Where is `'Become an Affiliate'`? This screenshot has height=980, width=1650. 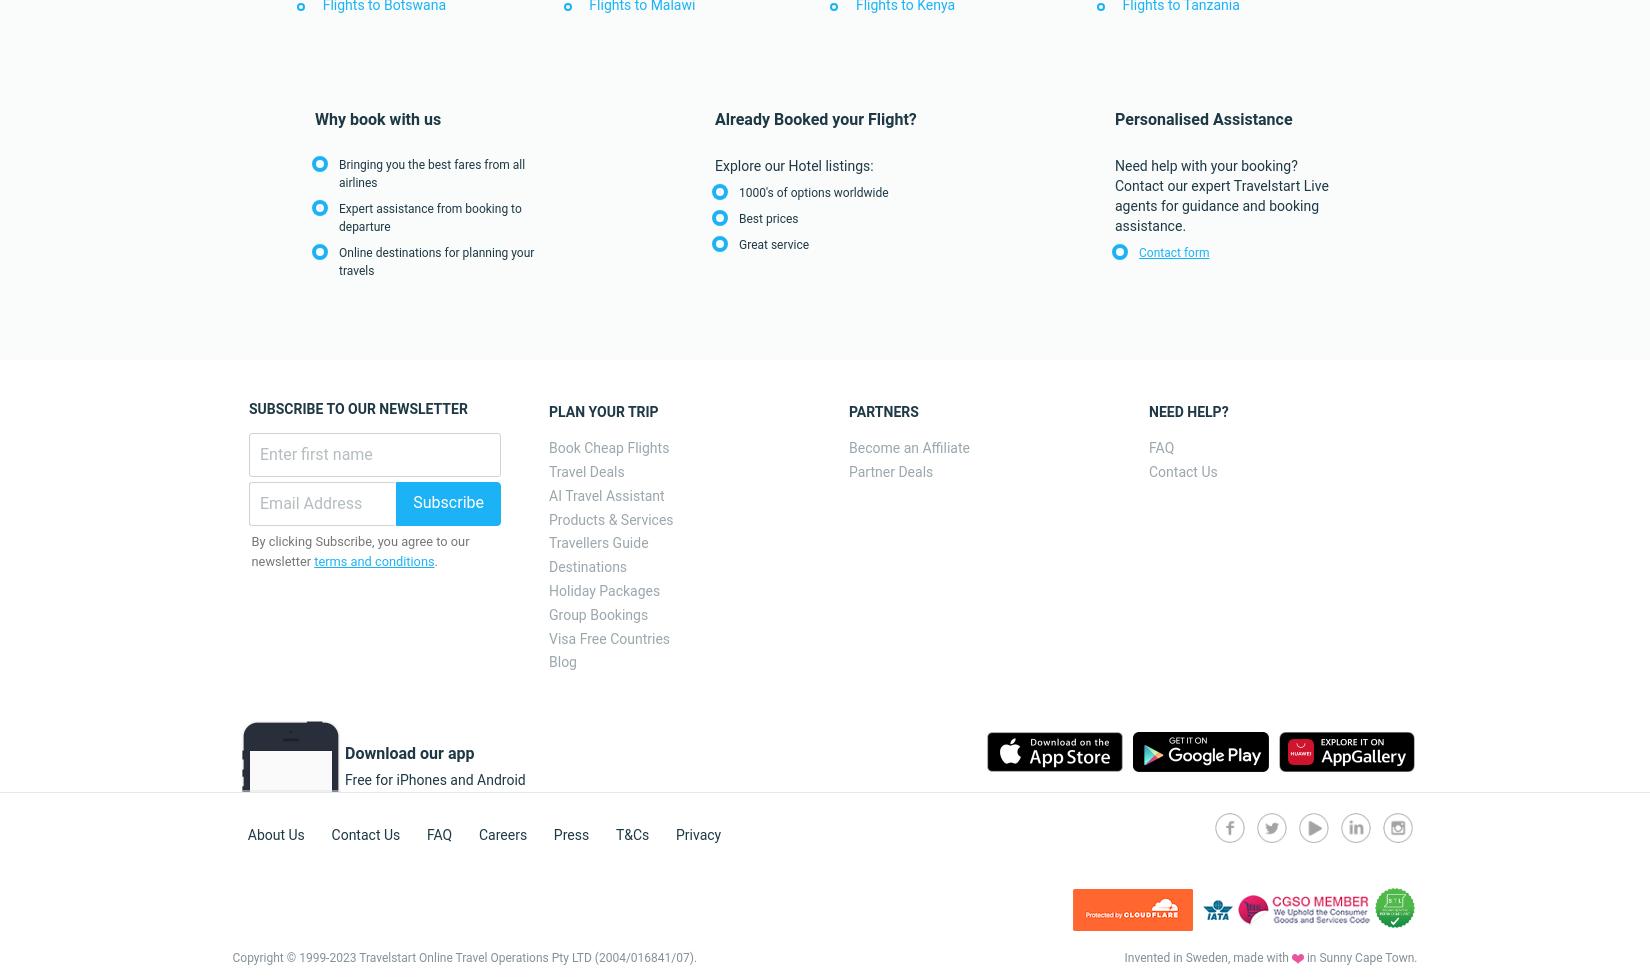 'Become an Affiliate' is located at coordinates (908, 447).